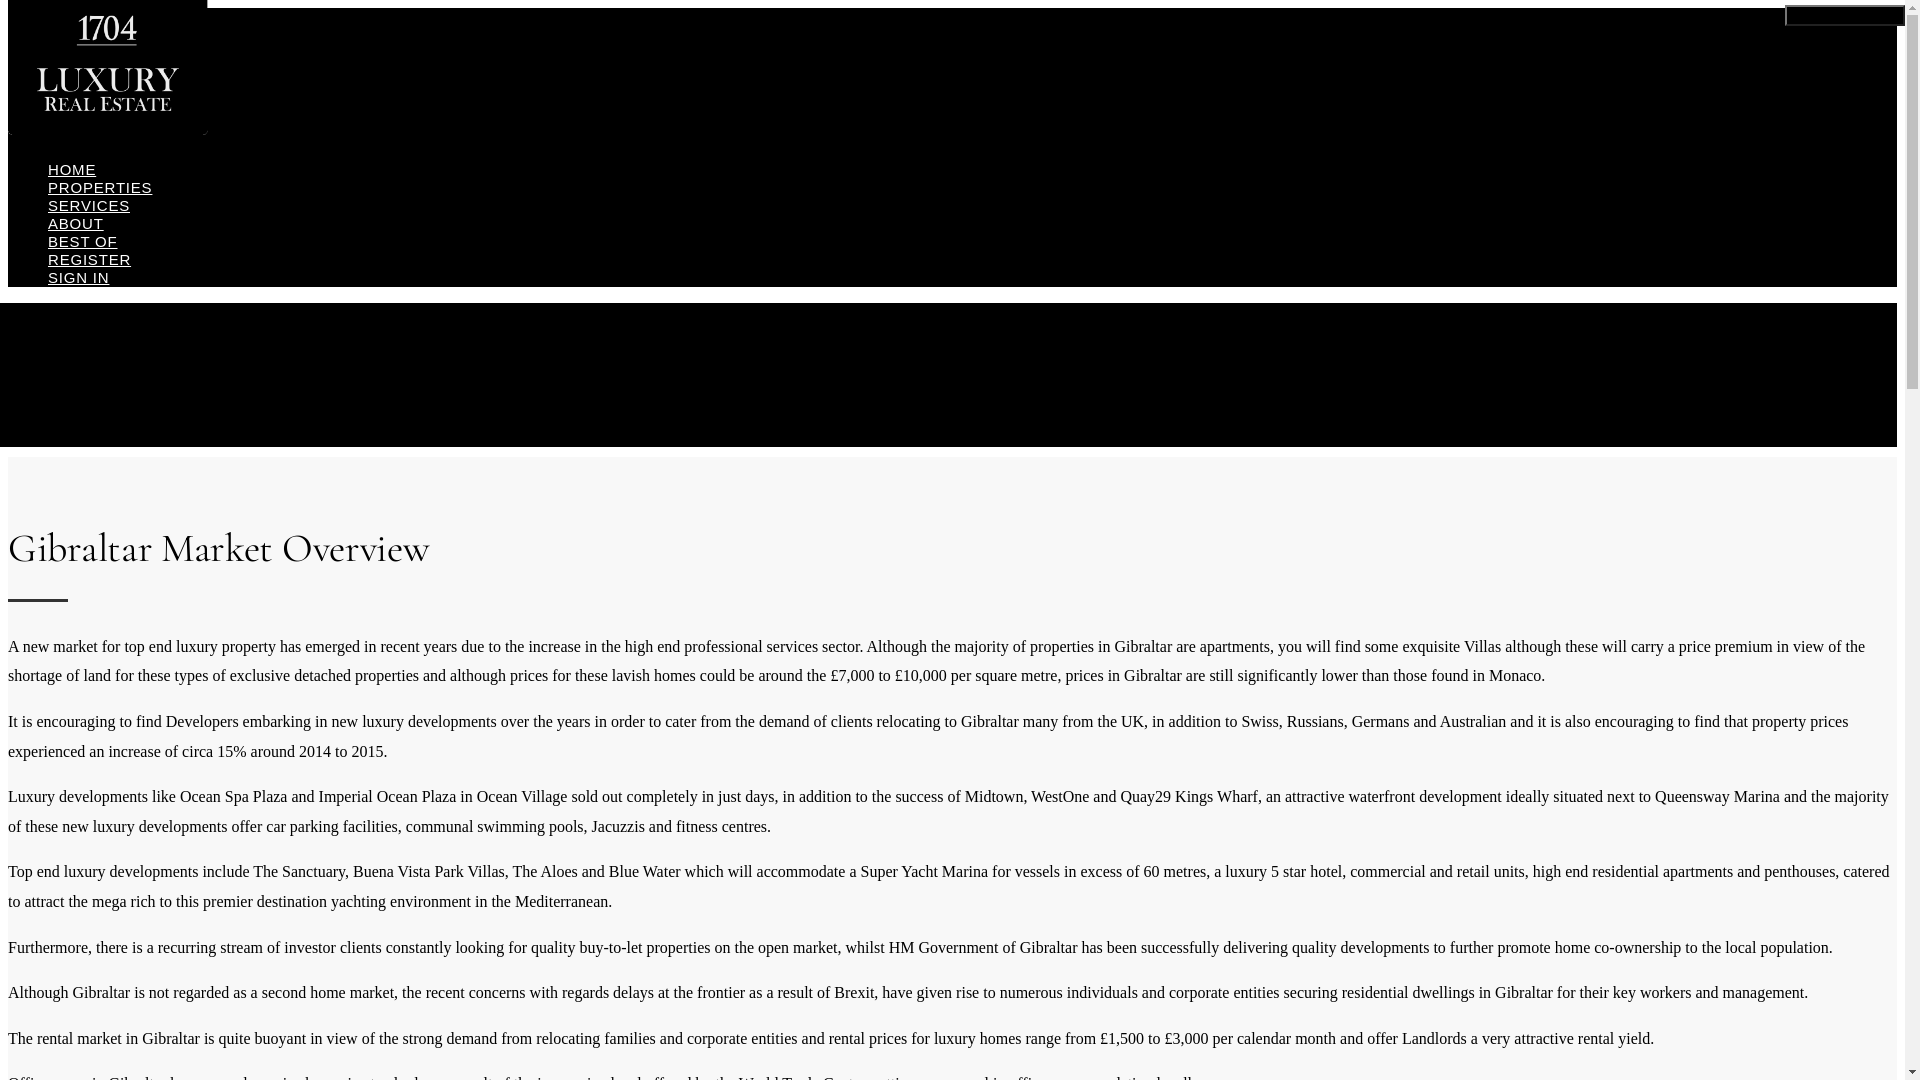 This screenshot has width=1920, height=1080. Describe the element at coordinates (88, 258) in the screenshot. I see `'REGISTER'` at that location.